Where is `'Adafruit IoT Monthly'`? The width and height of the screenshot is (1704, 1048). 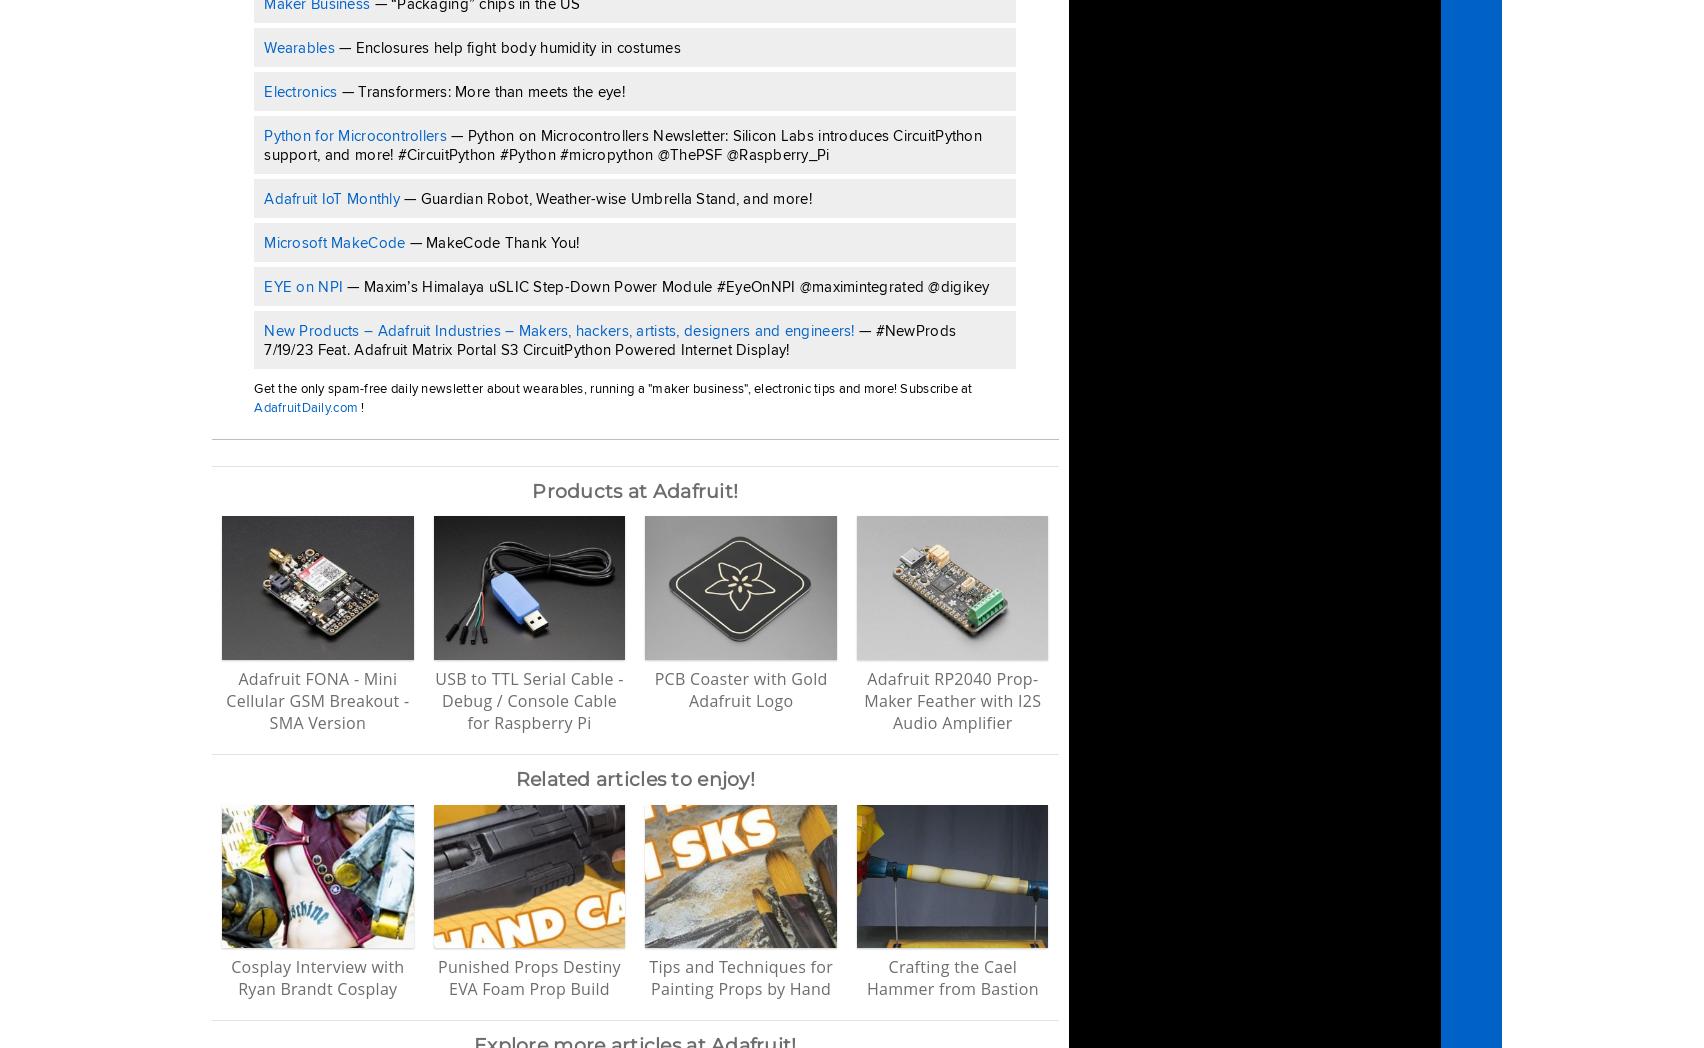 'Adafruit IoT Monthly' is located at coordinates (262, 197).